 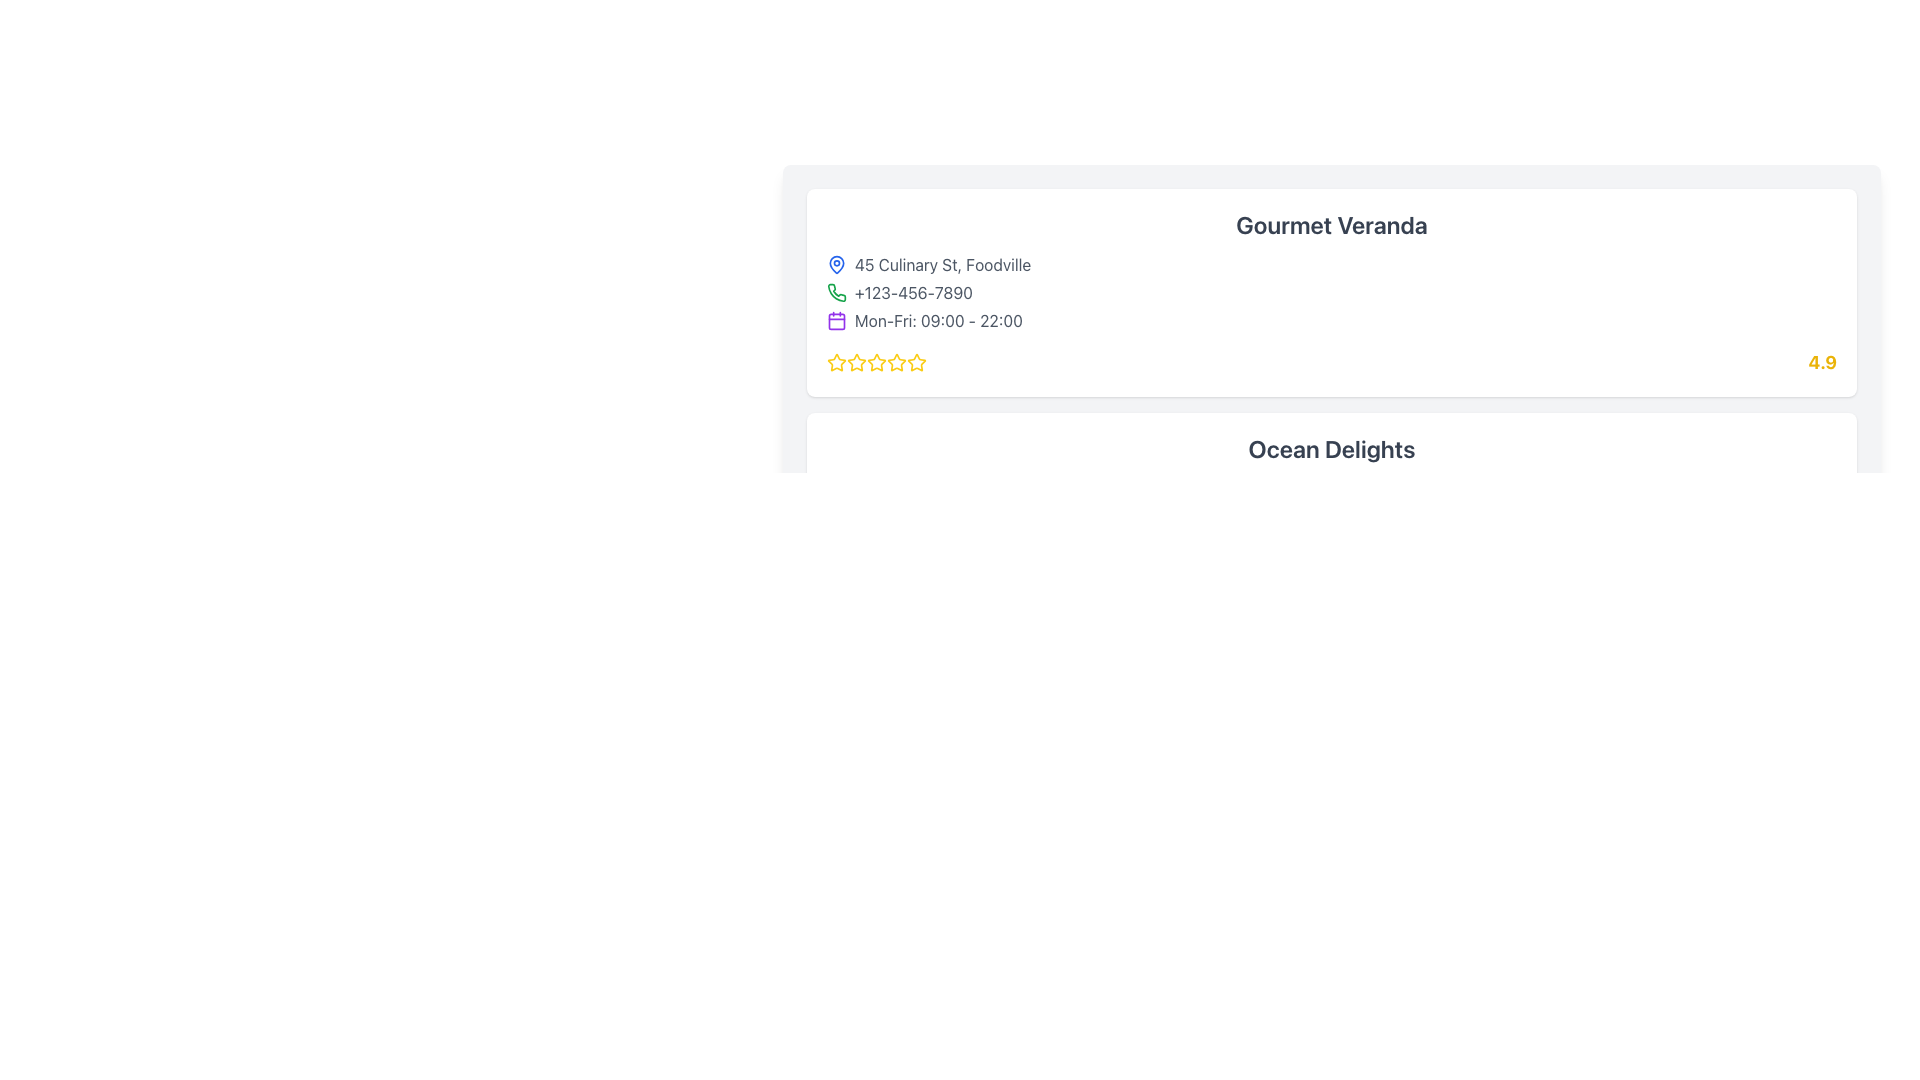 What do you see at coordinates (877, 362) in the screenshot?
I see `on the fourth yellow-outlined star in the rating system` at bounding box center [877, 362].